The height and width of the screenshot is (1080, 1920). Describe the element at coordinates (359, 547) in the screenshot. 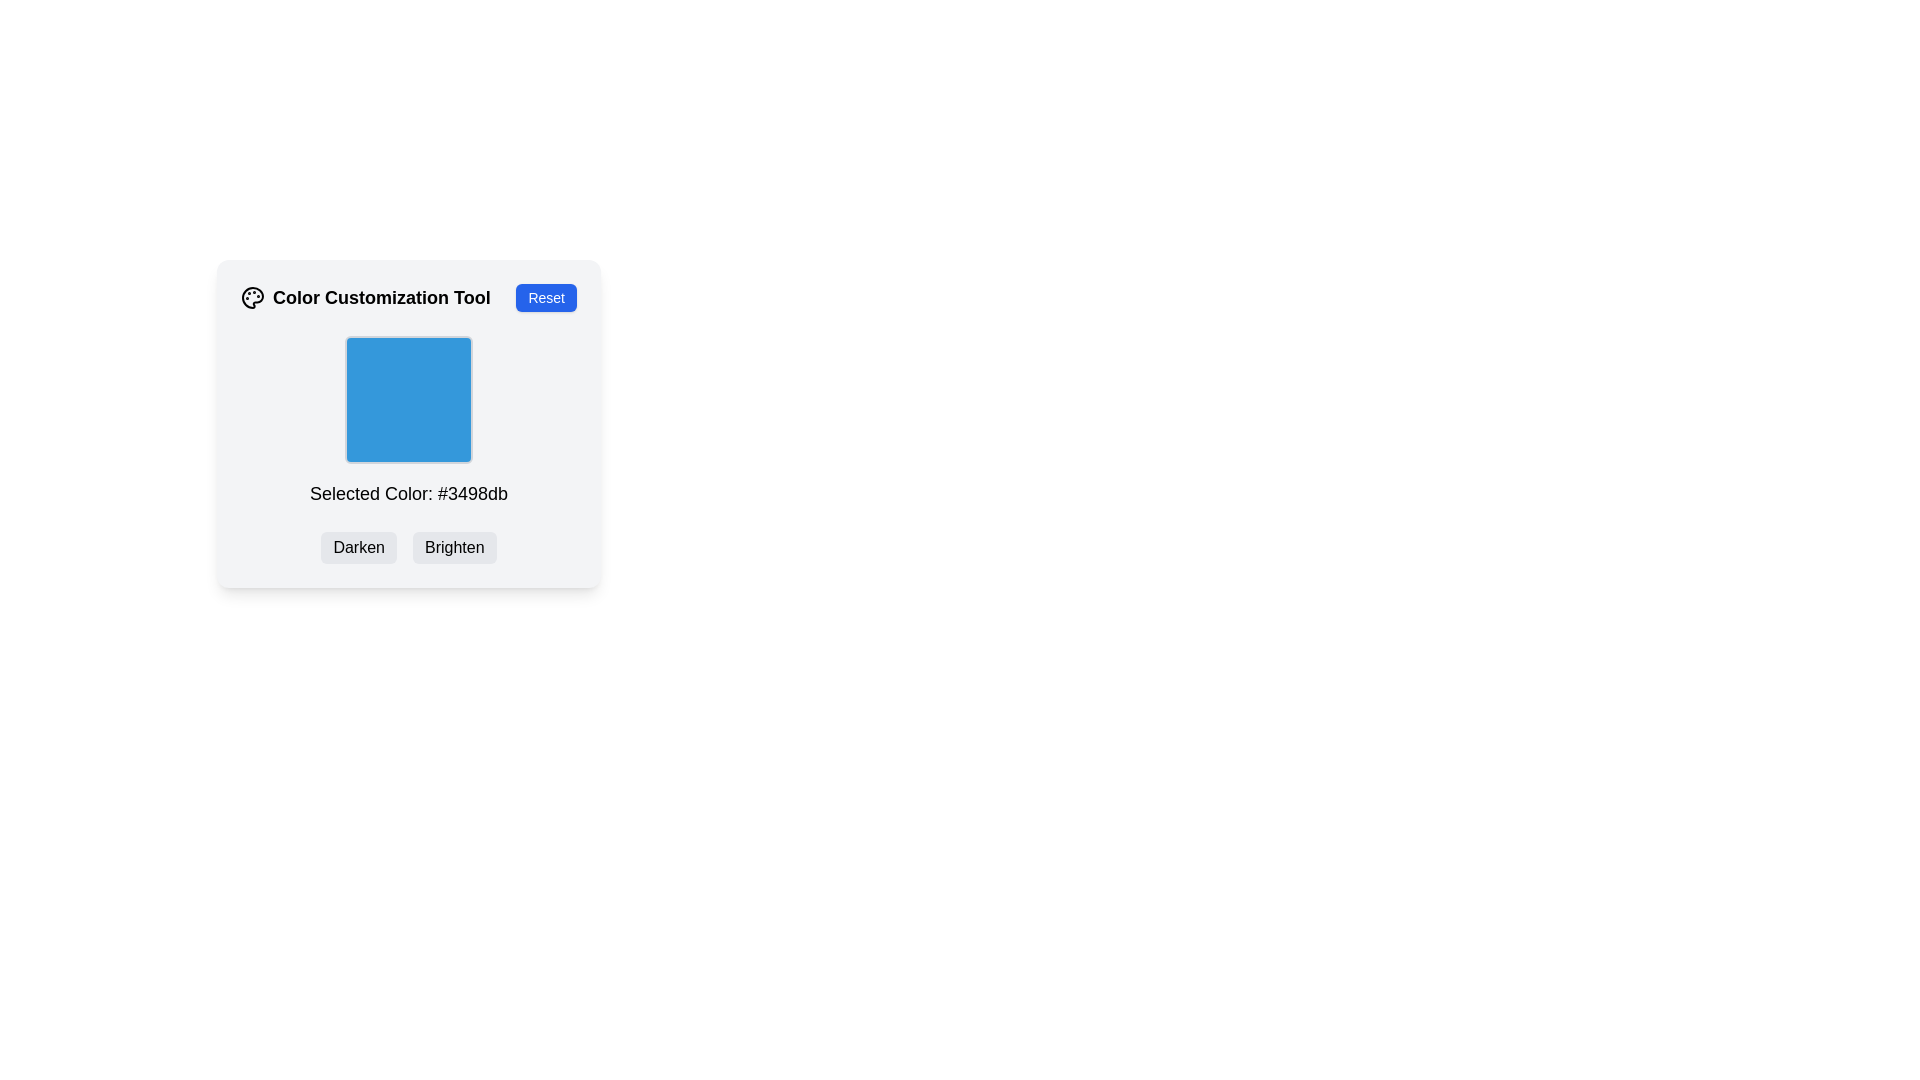

I see `the 'Darken' button` at that location.